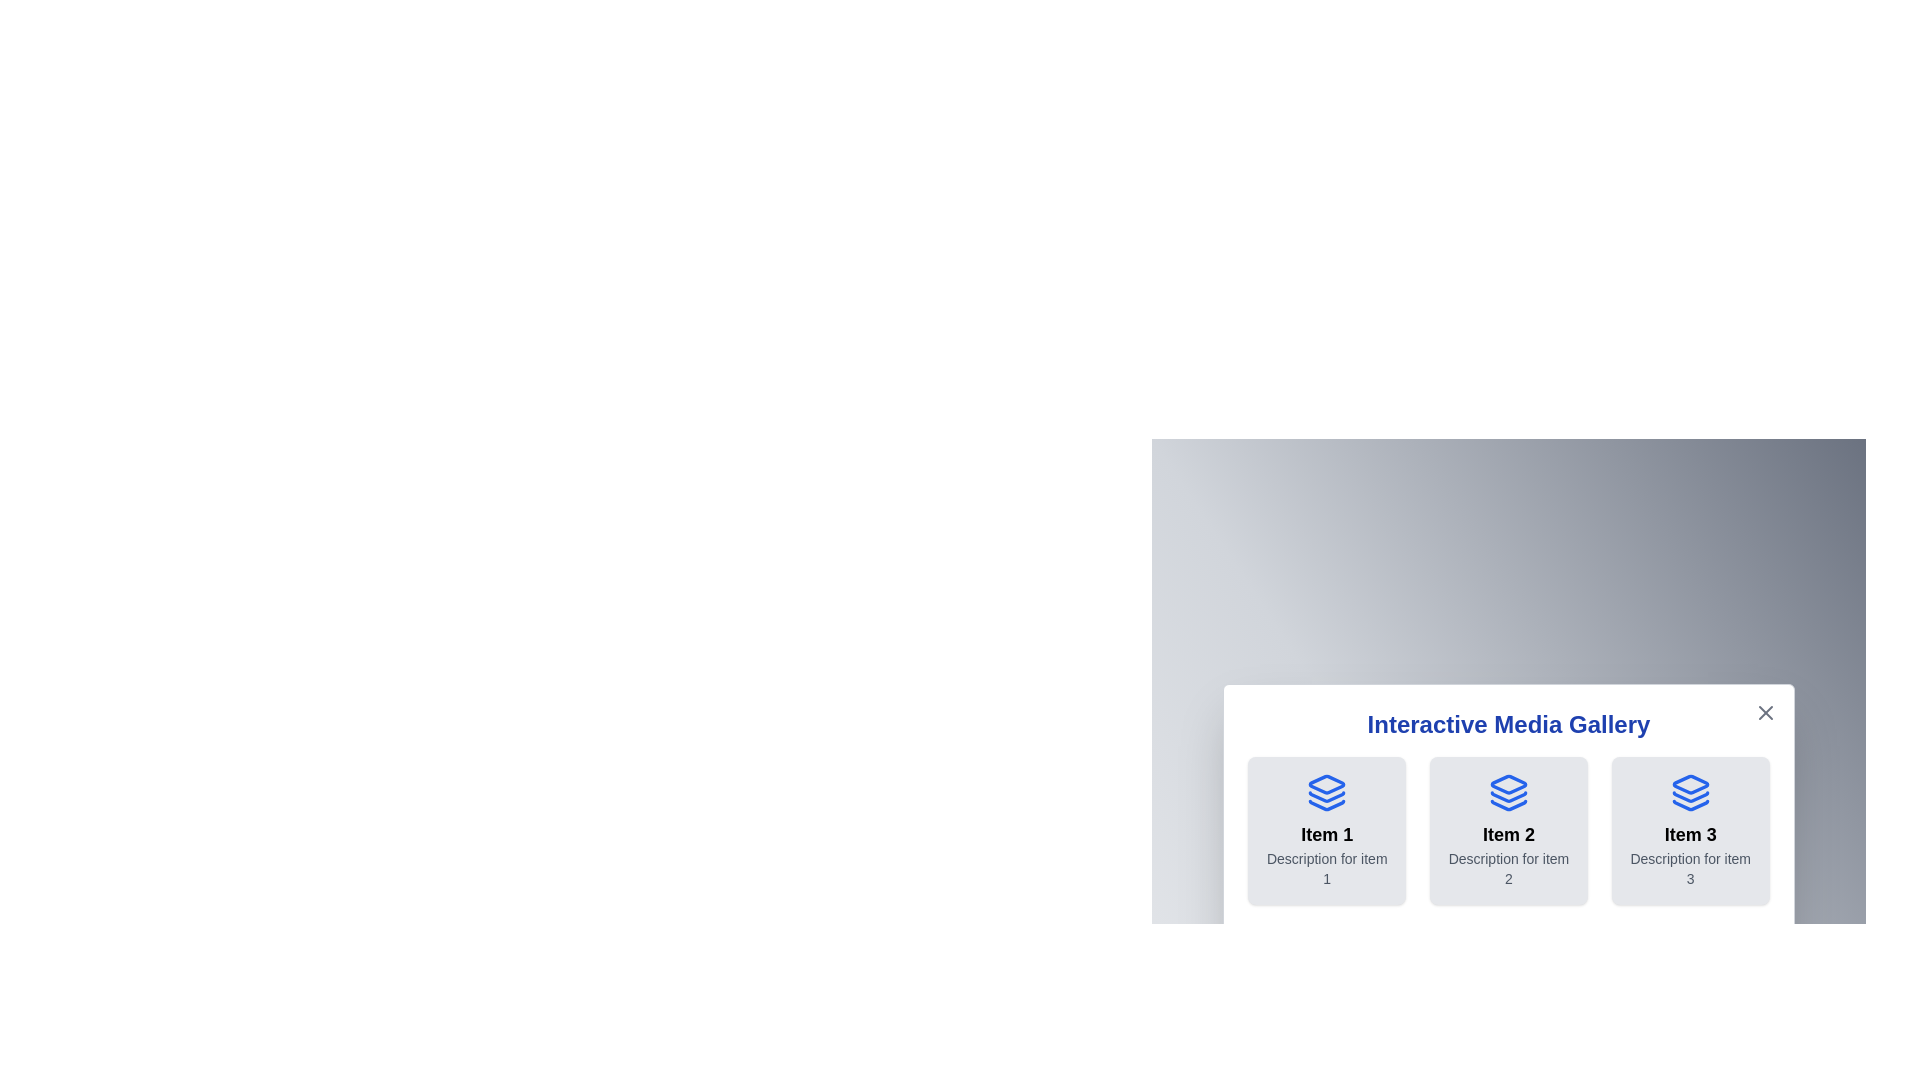  What do you see at coordinates (1508, 867) in the screenshot?
I see `the description of the selected item 2` at bounding box center [1508, 867].